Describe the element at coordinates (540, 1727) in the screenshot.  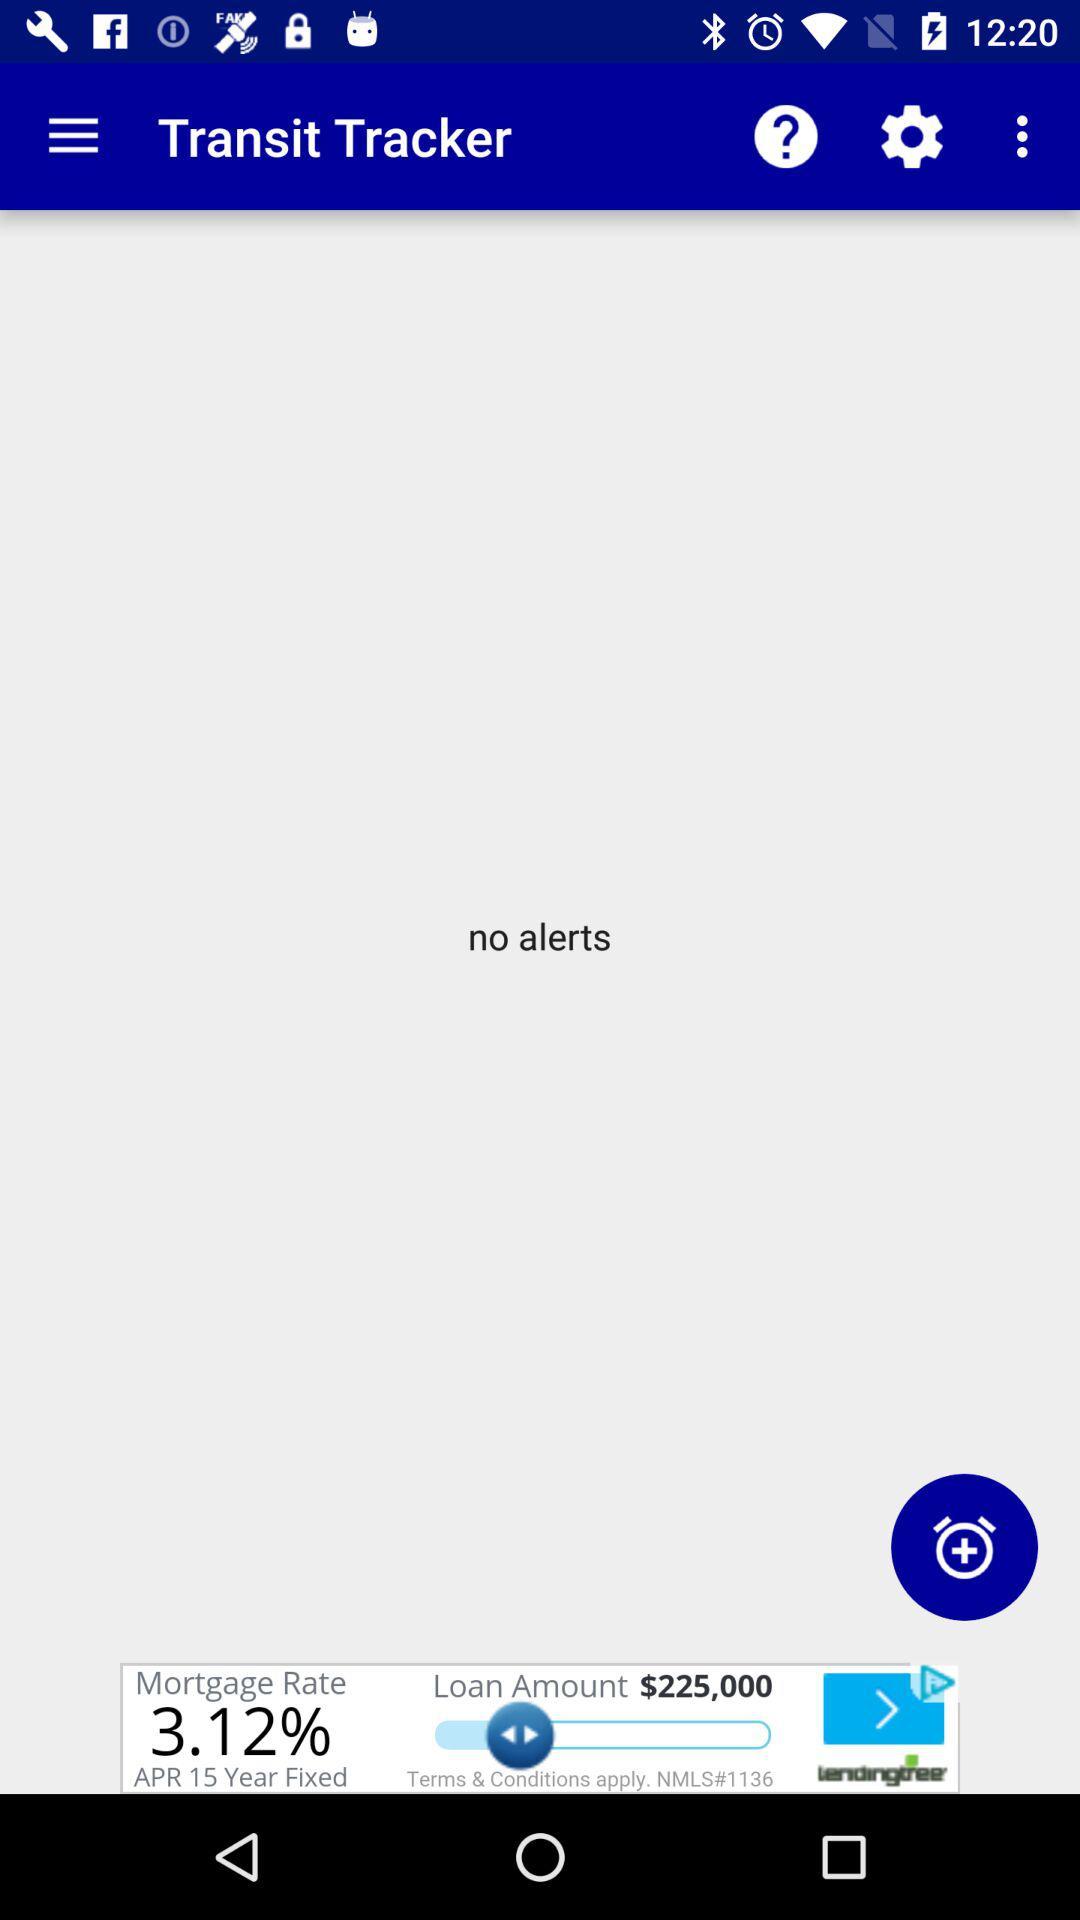
I see `advertisement banner` at that location.